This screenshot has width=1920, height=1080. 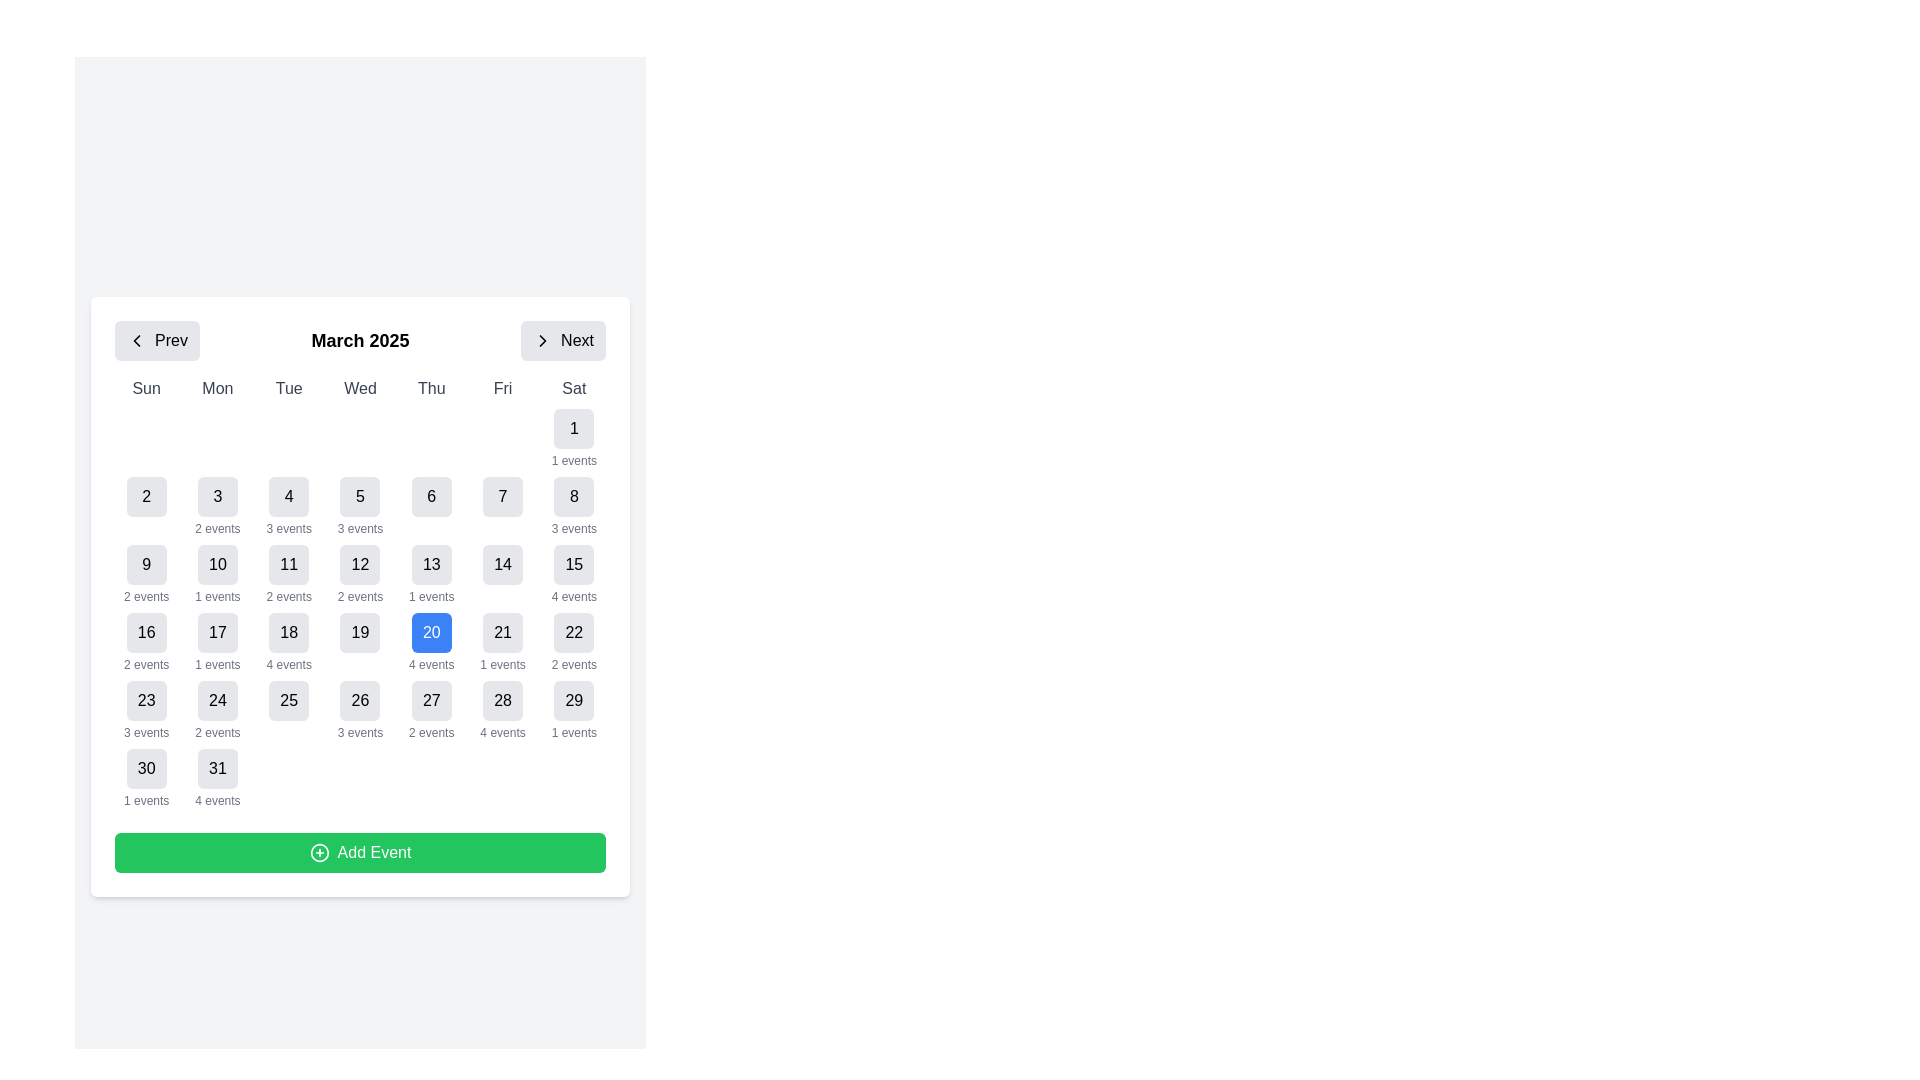 I want to click on the button representing the date '13' in the calendar, so click(x=430, y=564).